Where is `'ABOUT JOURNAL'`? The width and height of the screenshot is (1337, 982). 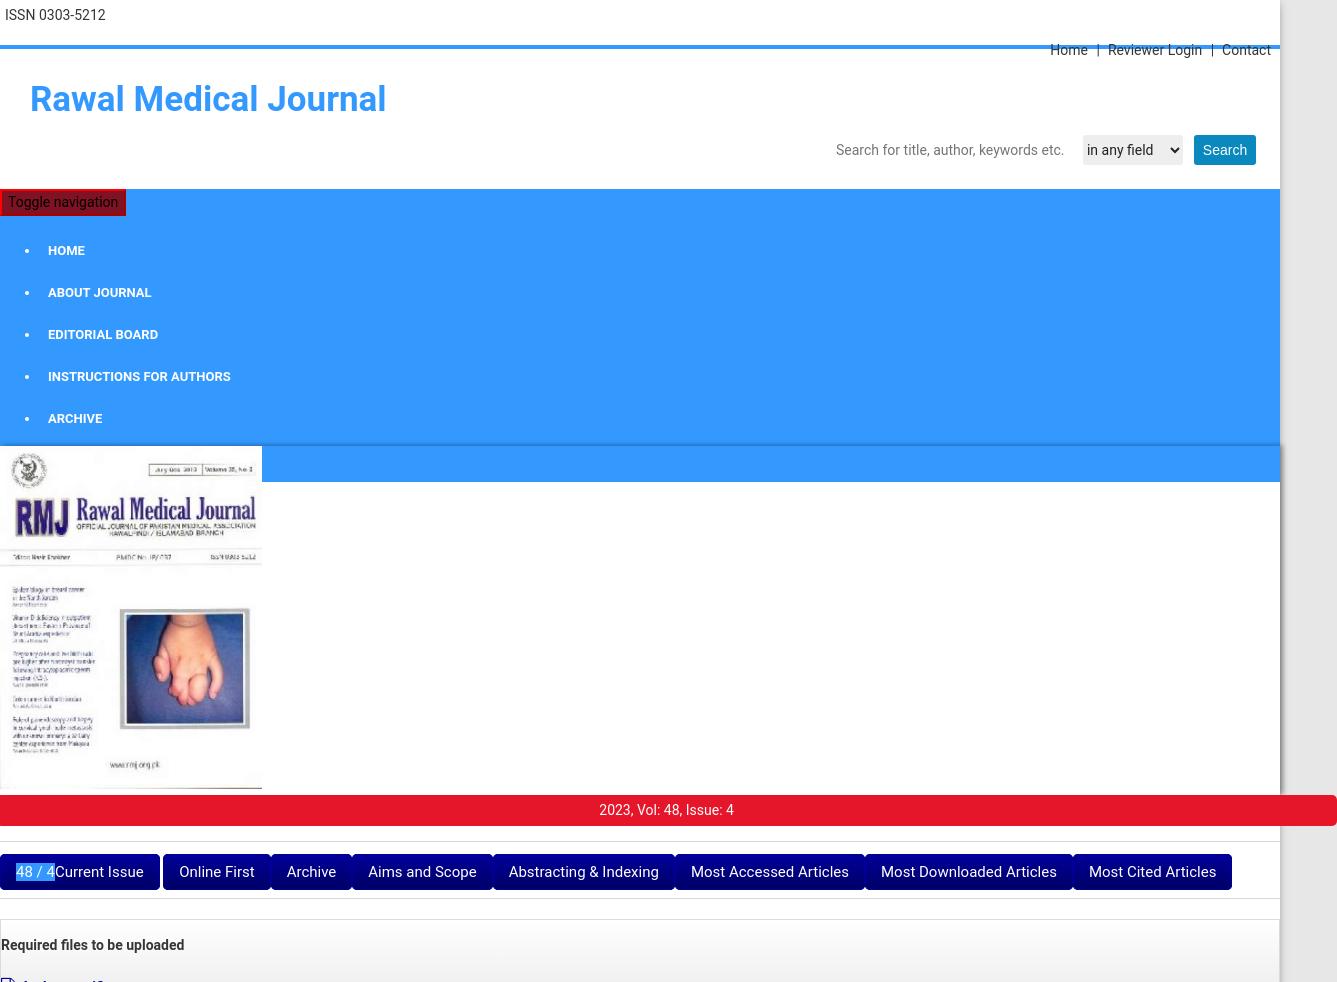
'ABOUT JOURNAL' is located at coordinates (47, 292).